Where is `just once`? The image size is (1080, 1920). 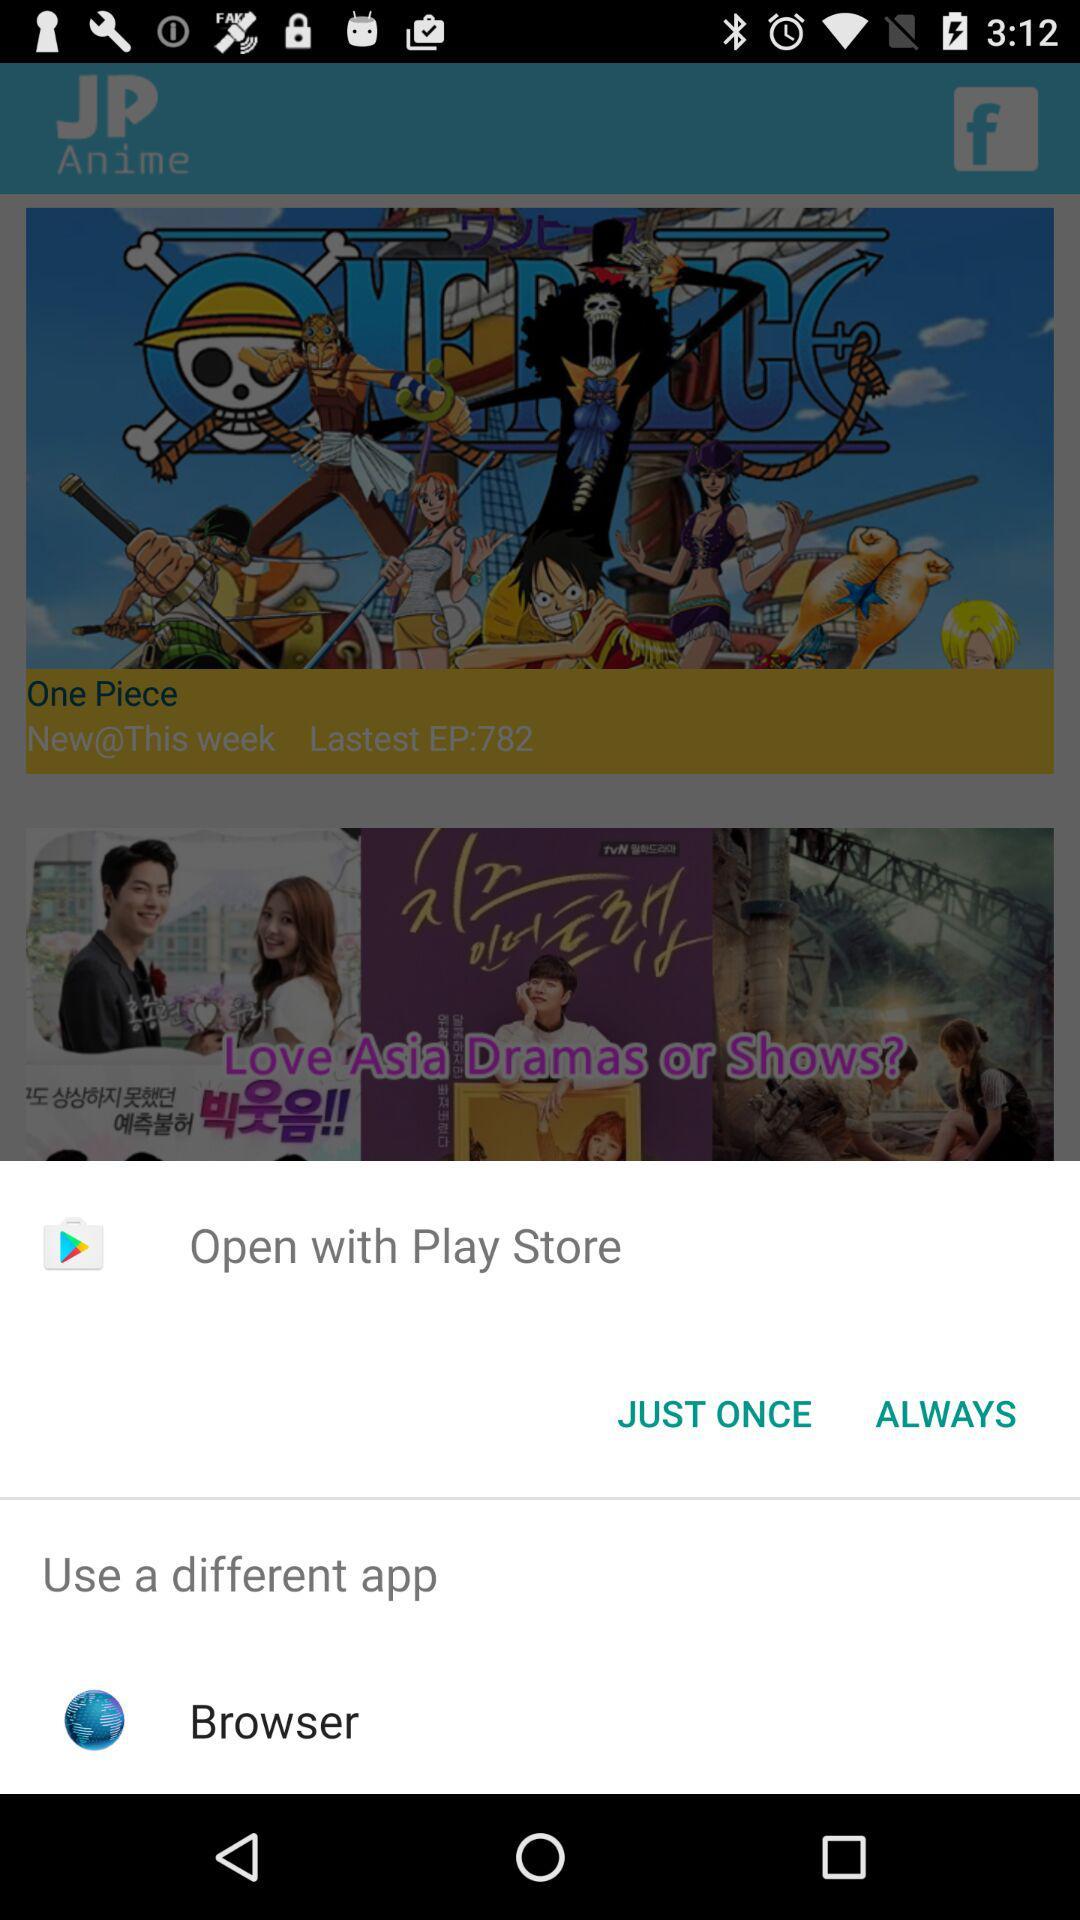 just once is located at coordinates (713, 1411).